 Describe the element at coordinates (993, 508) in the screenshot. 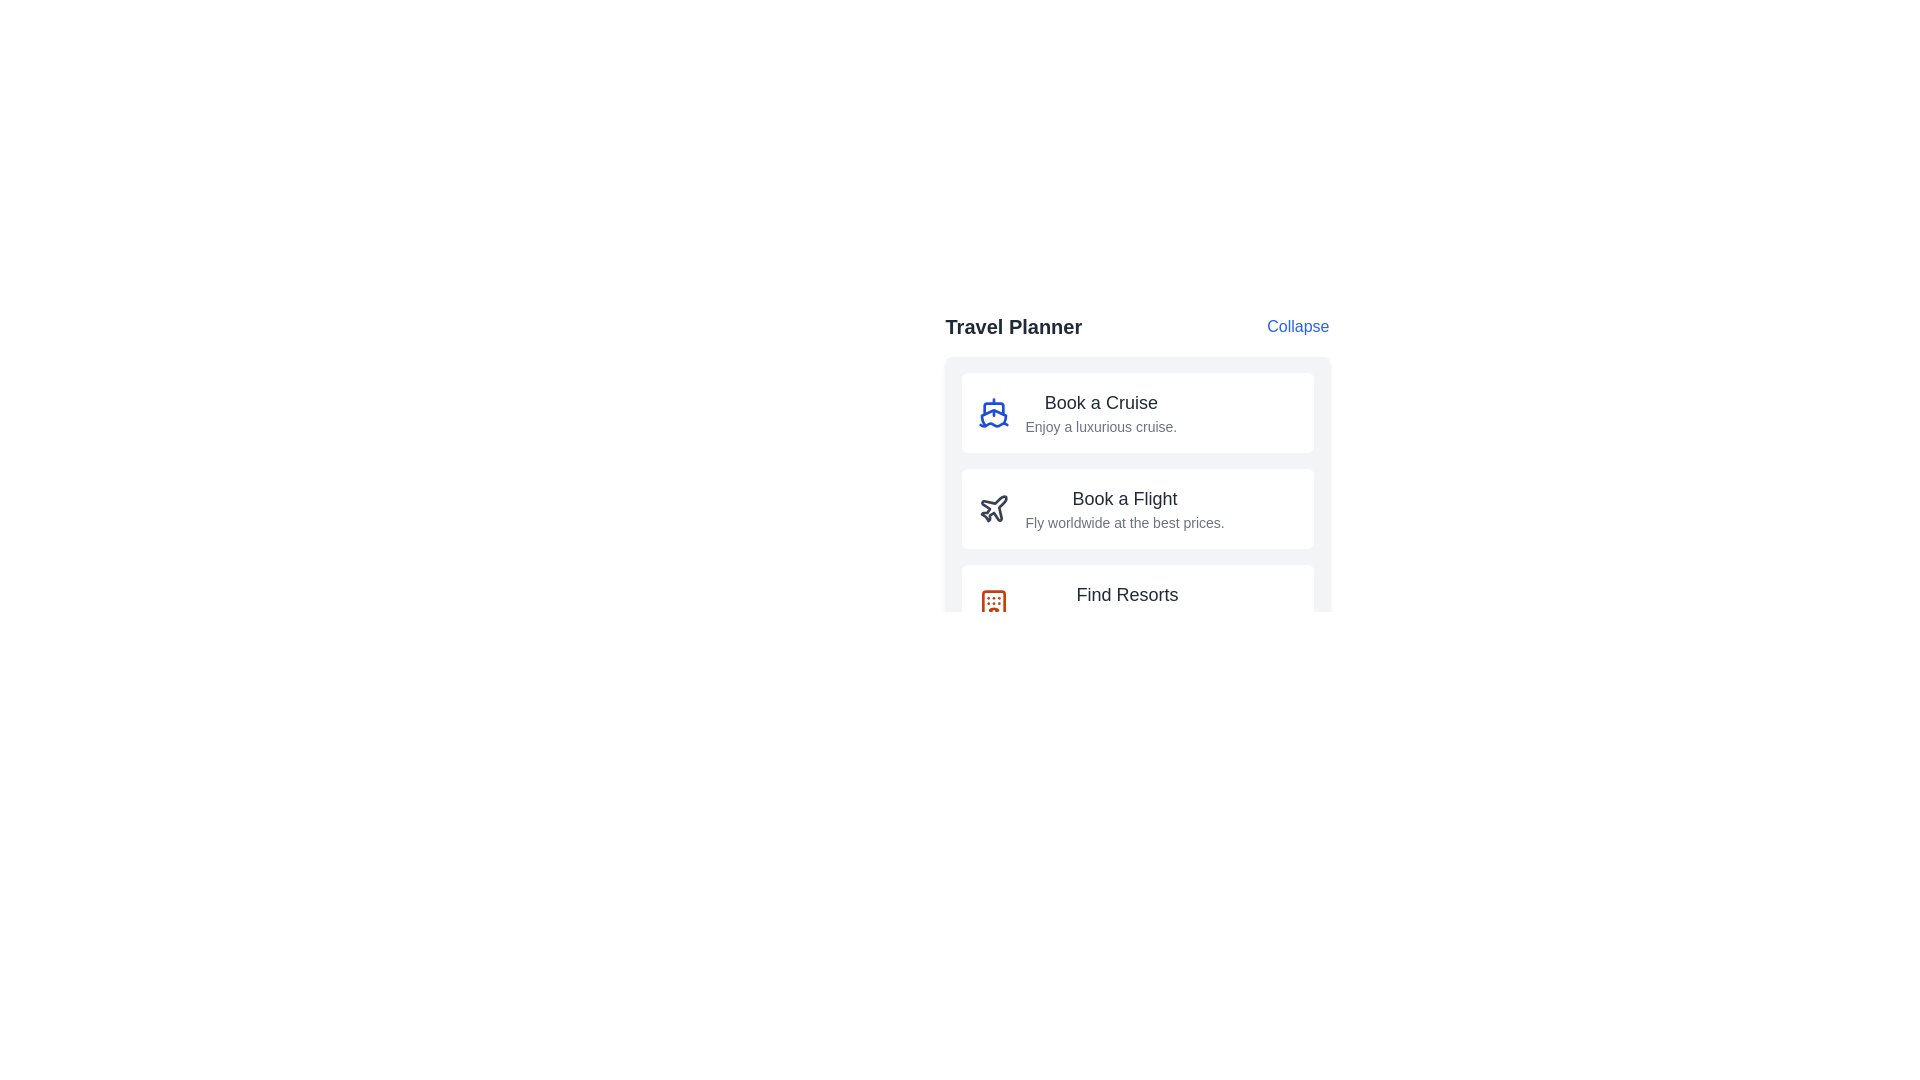

I see `the airplane icon, which is a minimalistic outline design in dark gray, located to the left of the 'Book a Flight' text in the second item of the travel options list under the 'Travel Planner' heading` at that location.